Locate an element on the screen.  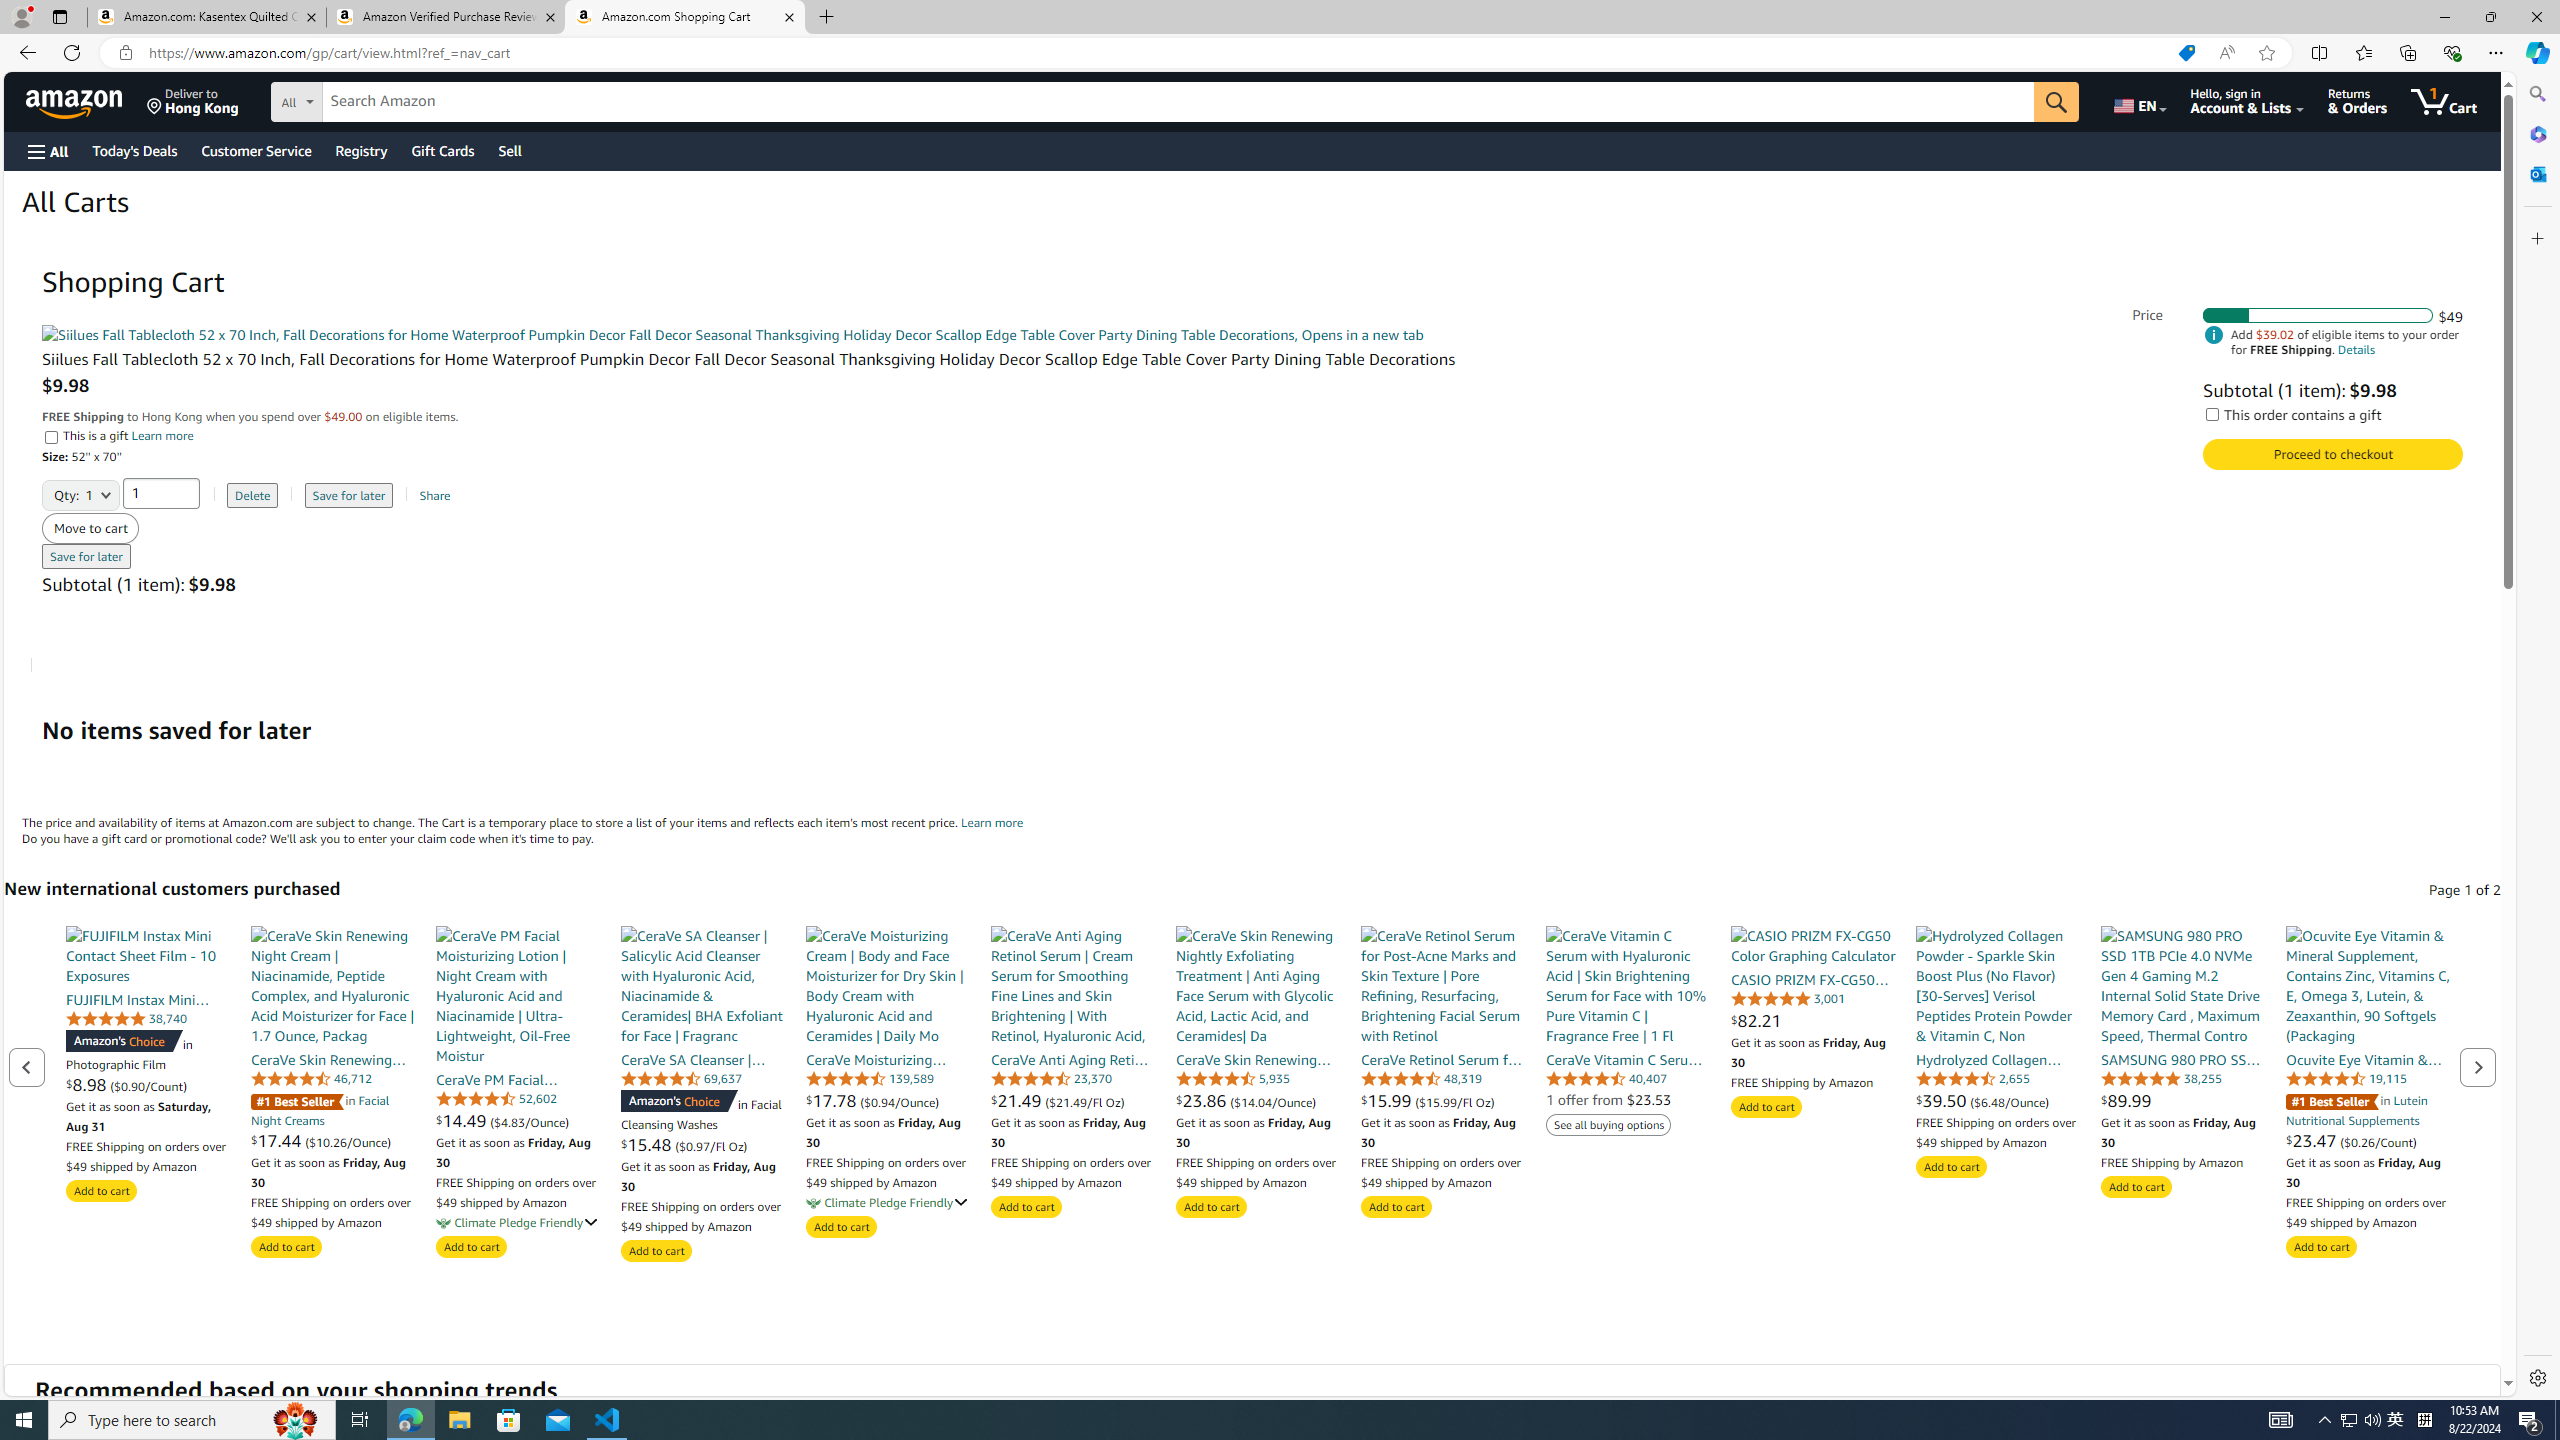
'Add to cart' is located at coordinates (2319, 1246).